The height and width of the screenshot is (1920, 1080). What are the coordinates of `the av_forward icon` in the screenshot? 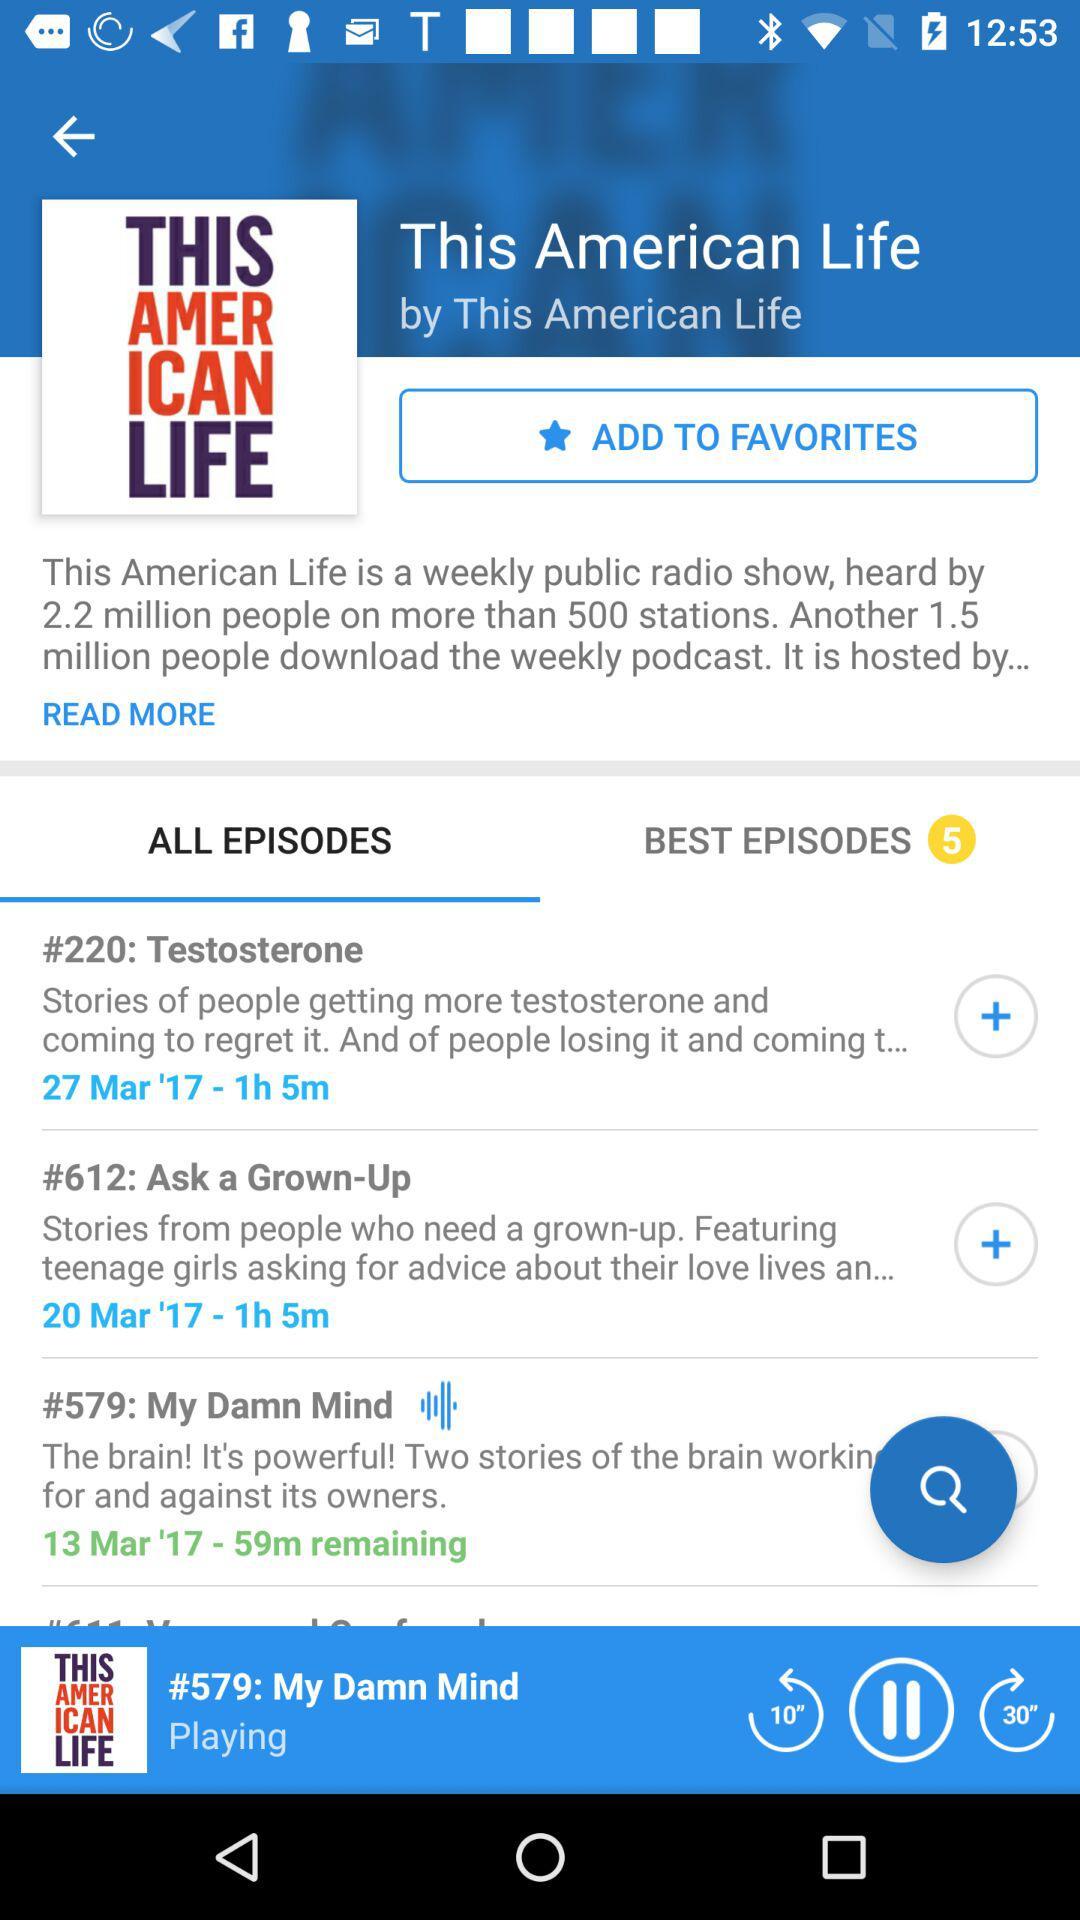 It's located at (1017, 1708).